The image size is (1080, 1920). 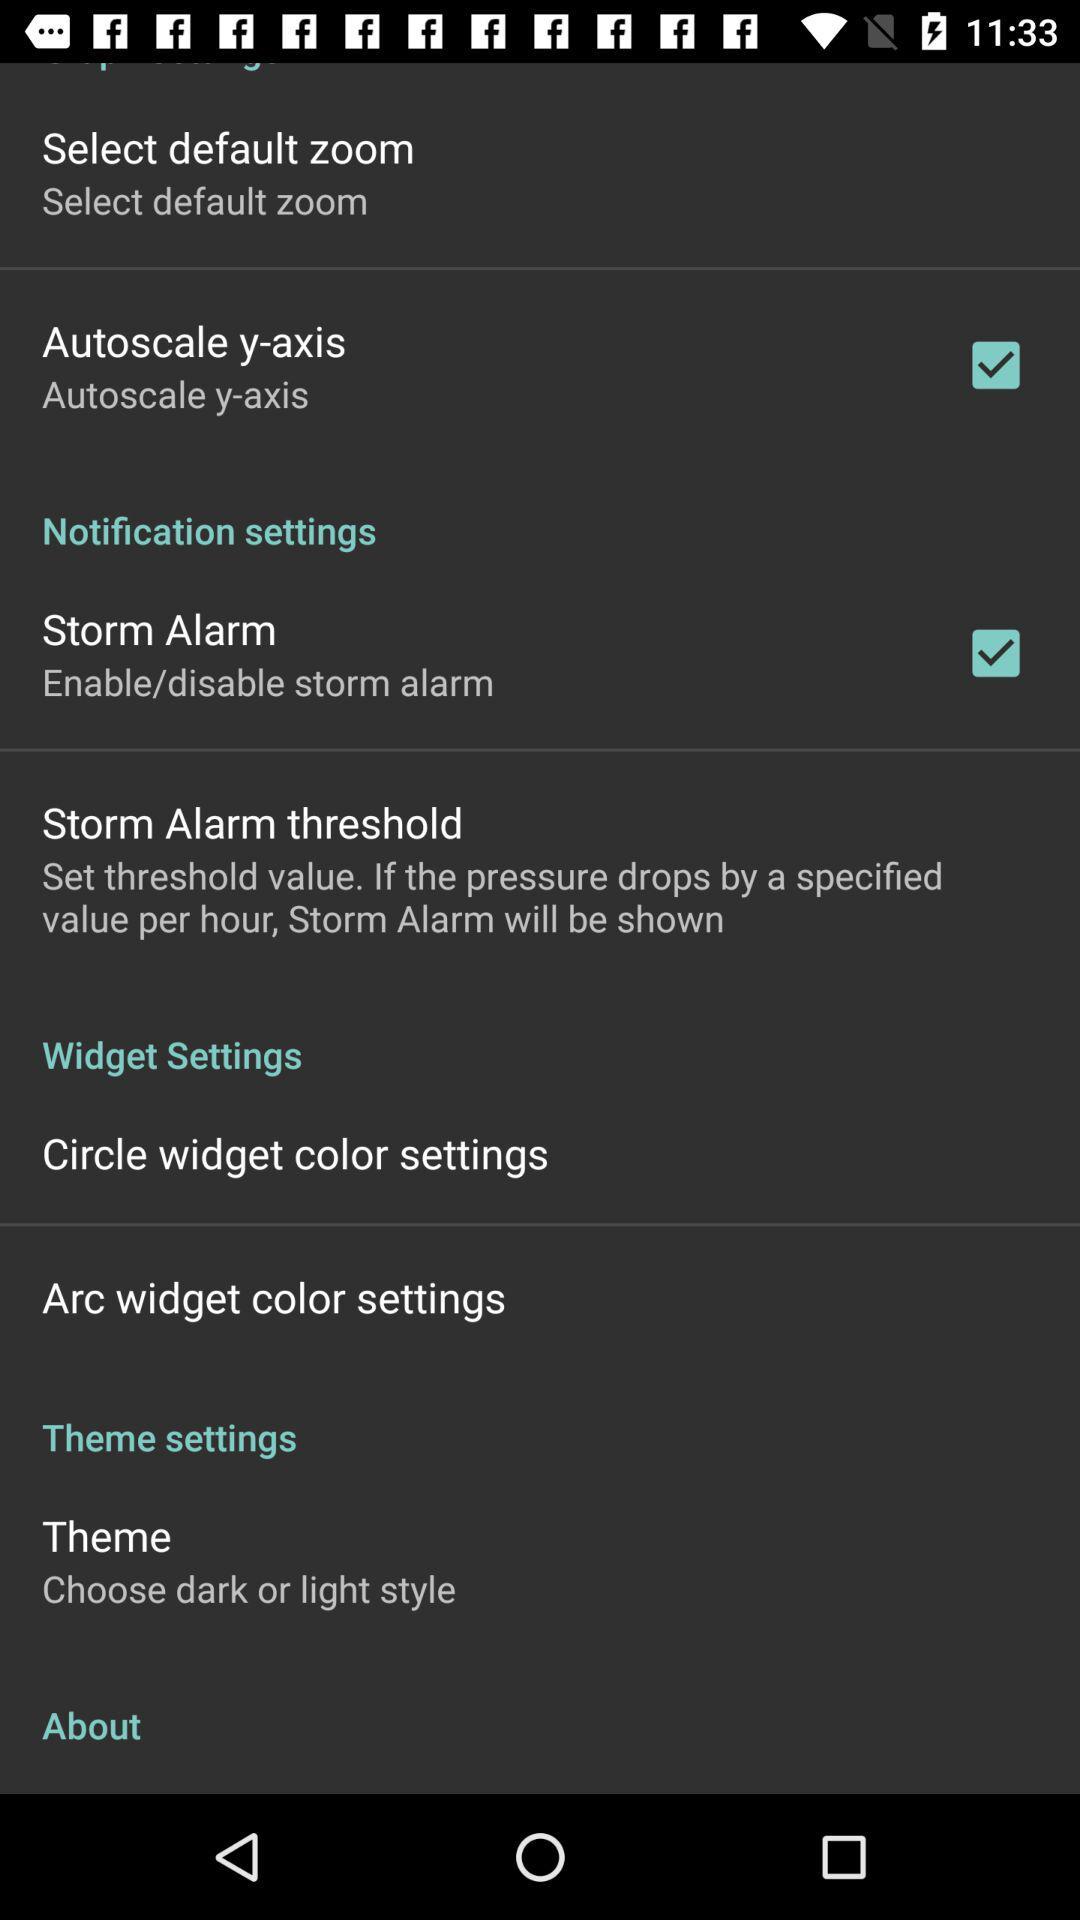 What do you see at coordinates (267, 681) in the screenshot?
I see `enable disable storm` at bounding box center [267, 681].